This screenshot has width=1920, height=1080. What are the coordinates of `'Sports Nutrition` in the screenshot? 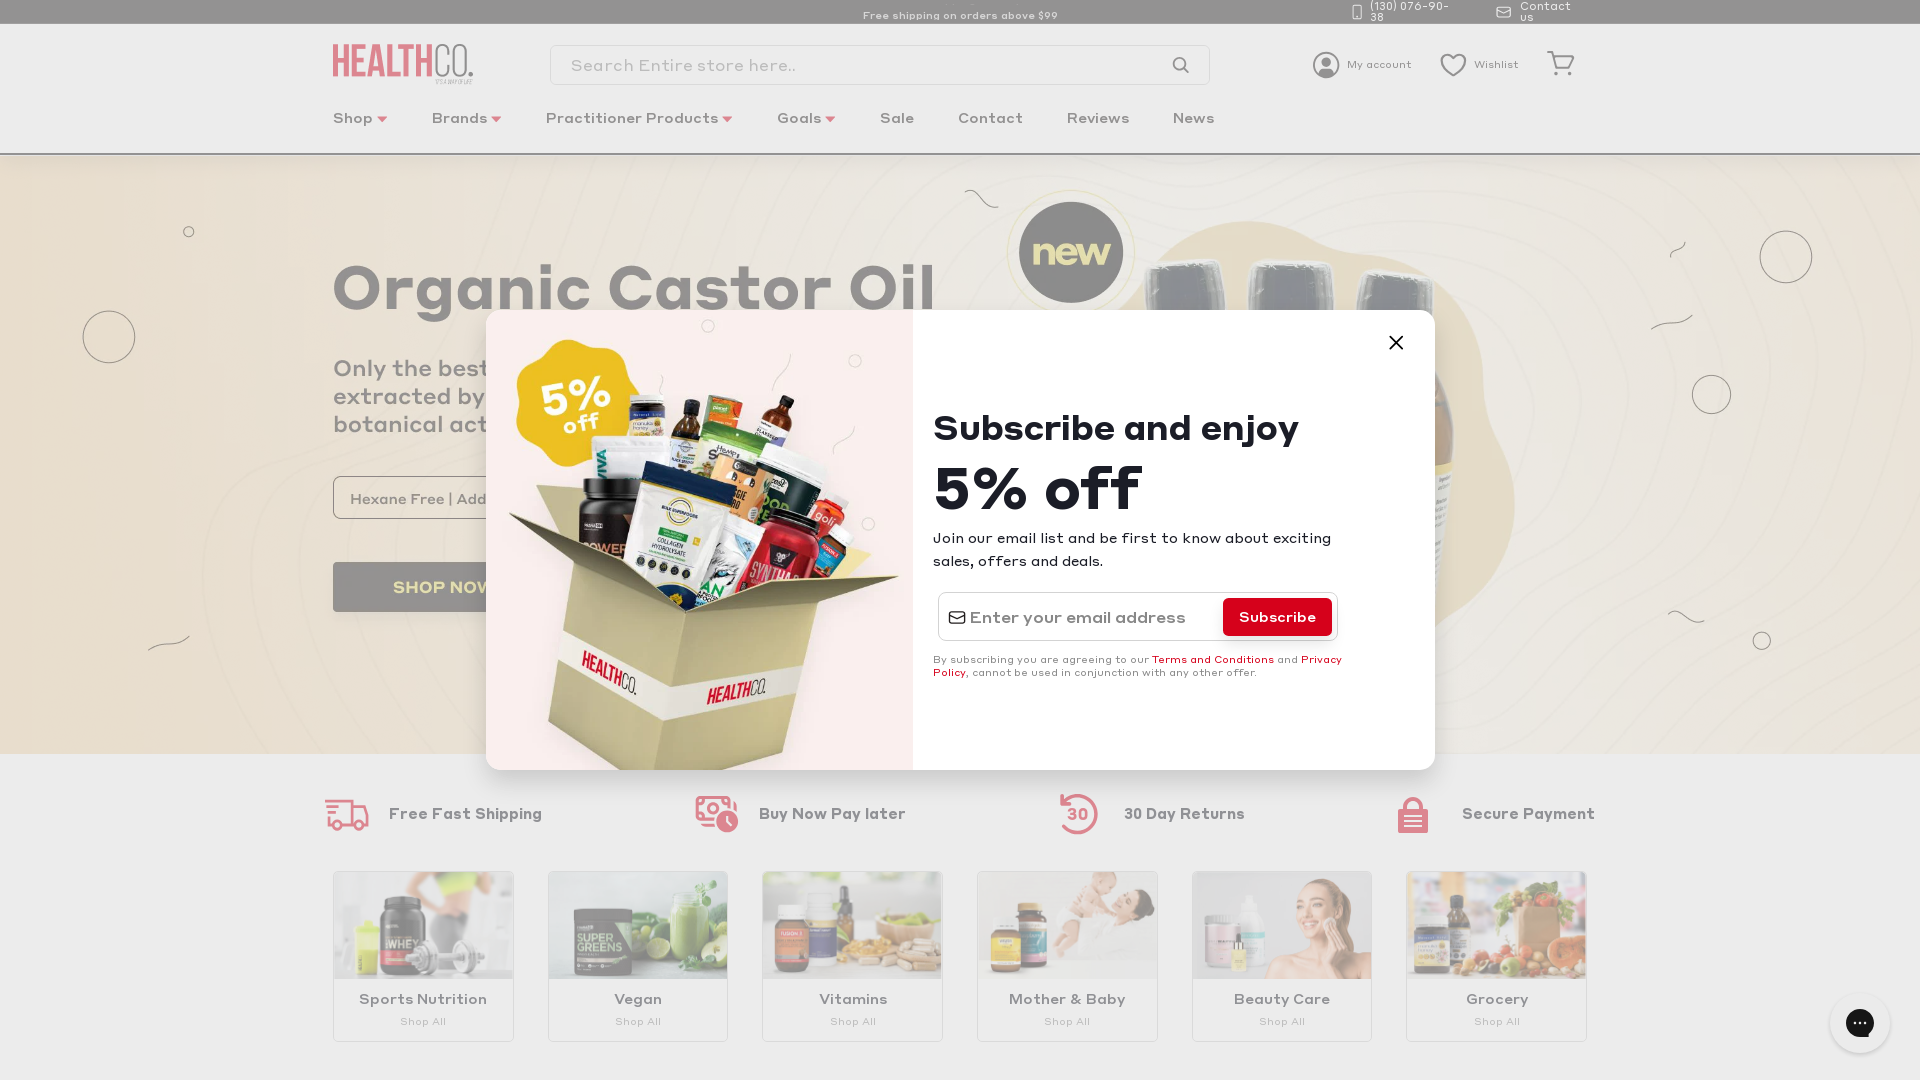 It's located at (422, 955).